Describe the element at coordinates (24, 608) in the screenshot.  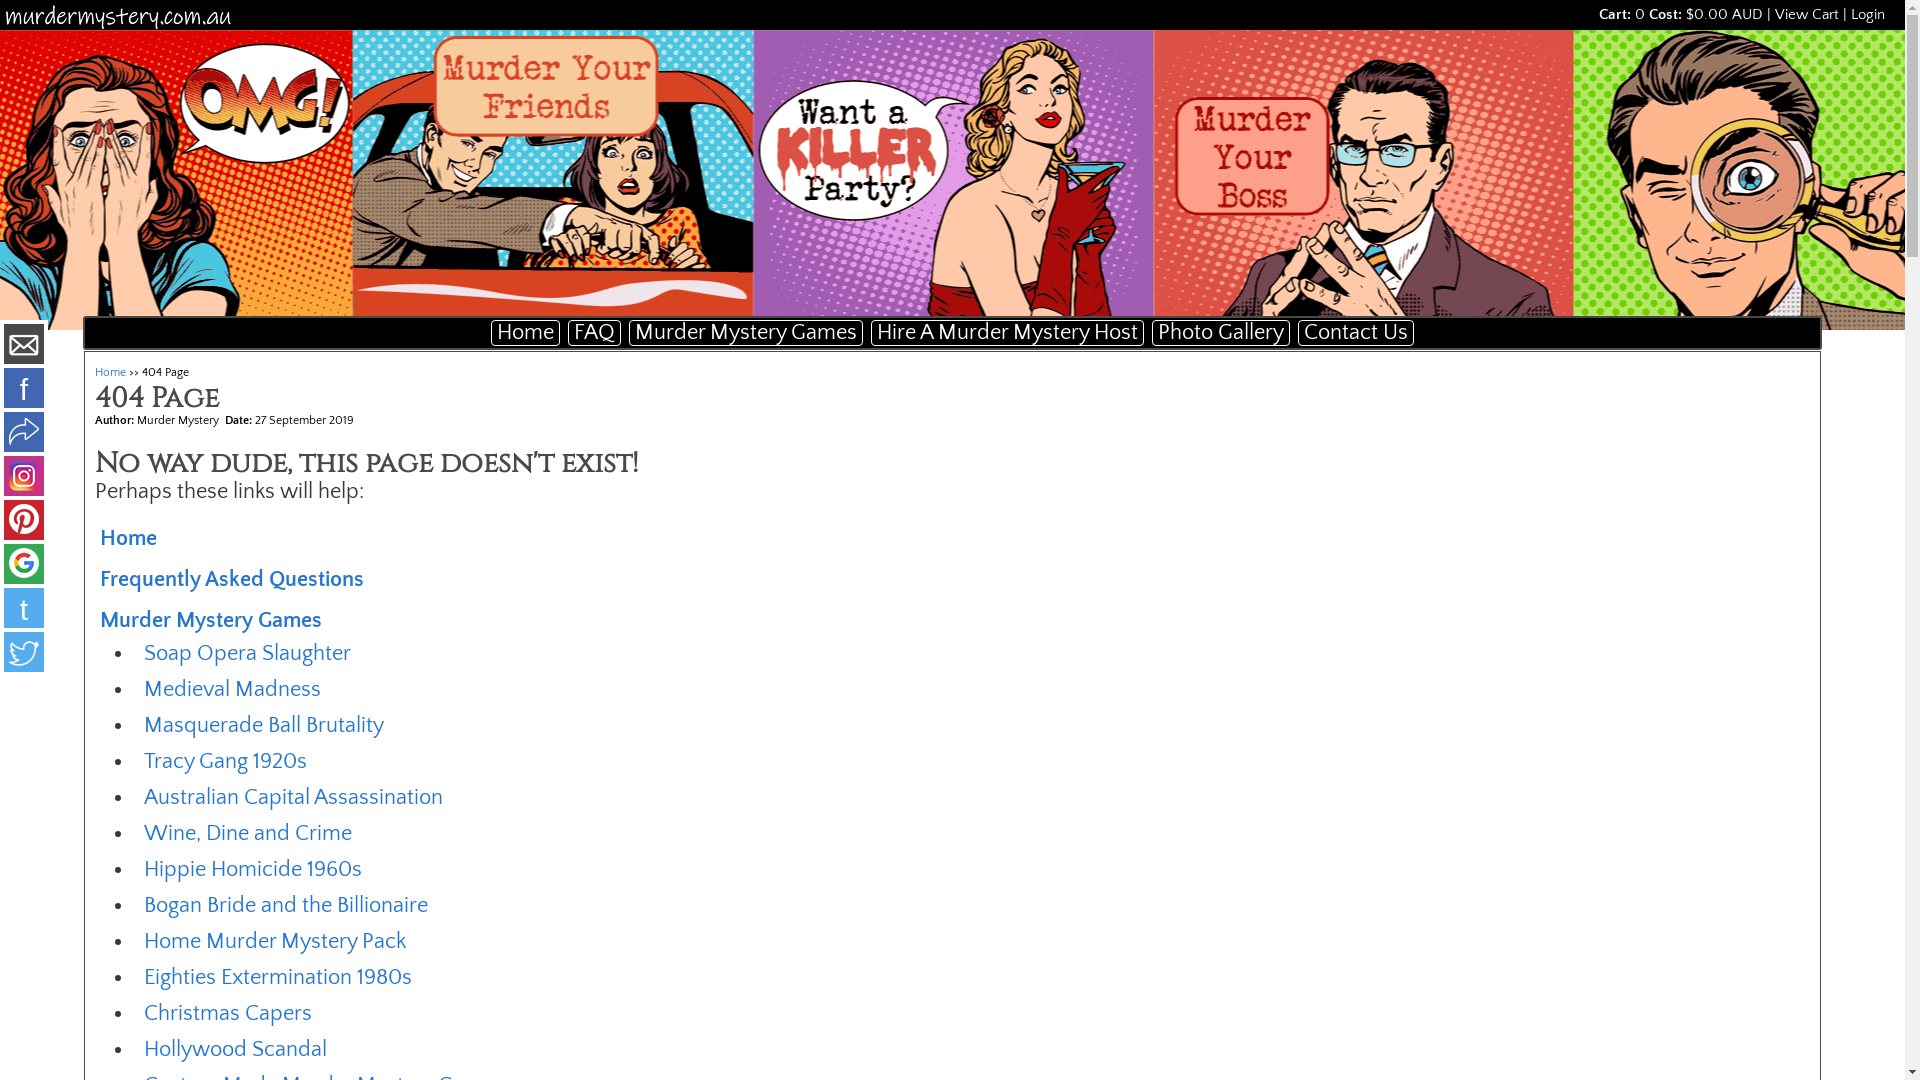
I see `'t'` at that location.